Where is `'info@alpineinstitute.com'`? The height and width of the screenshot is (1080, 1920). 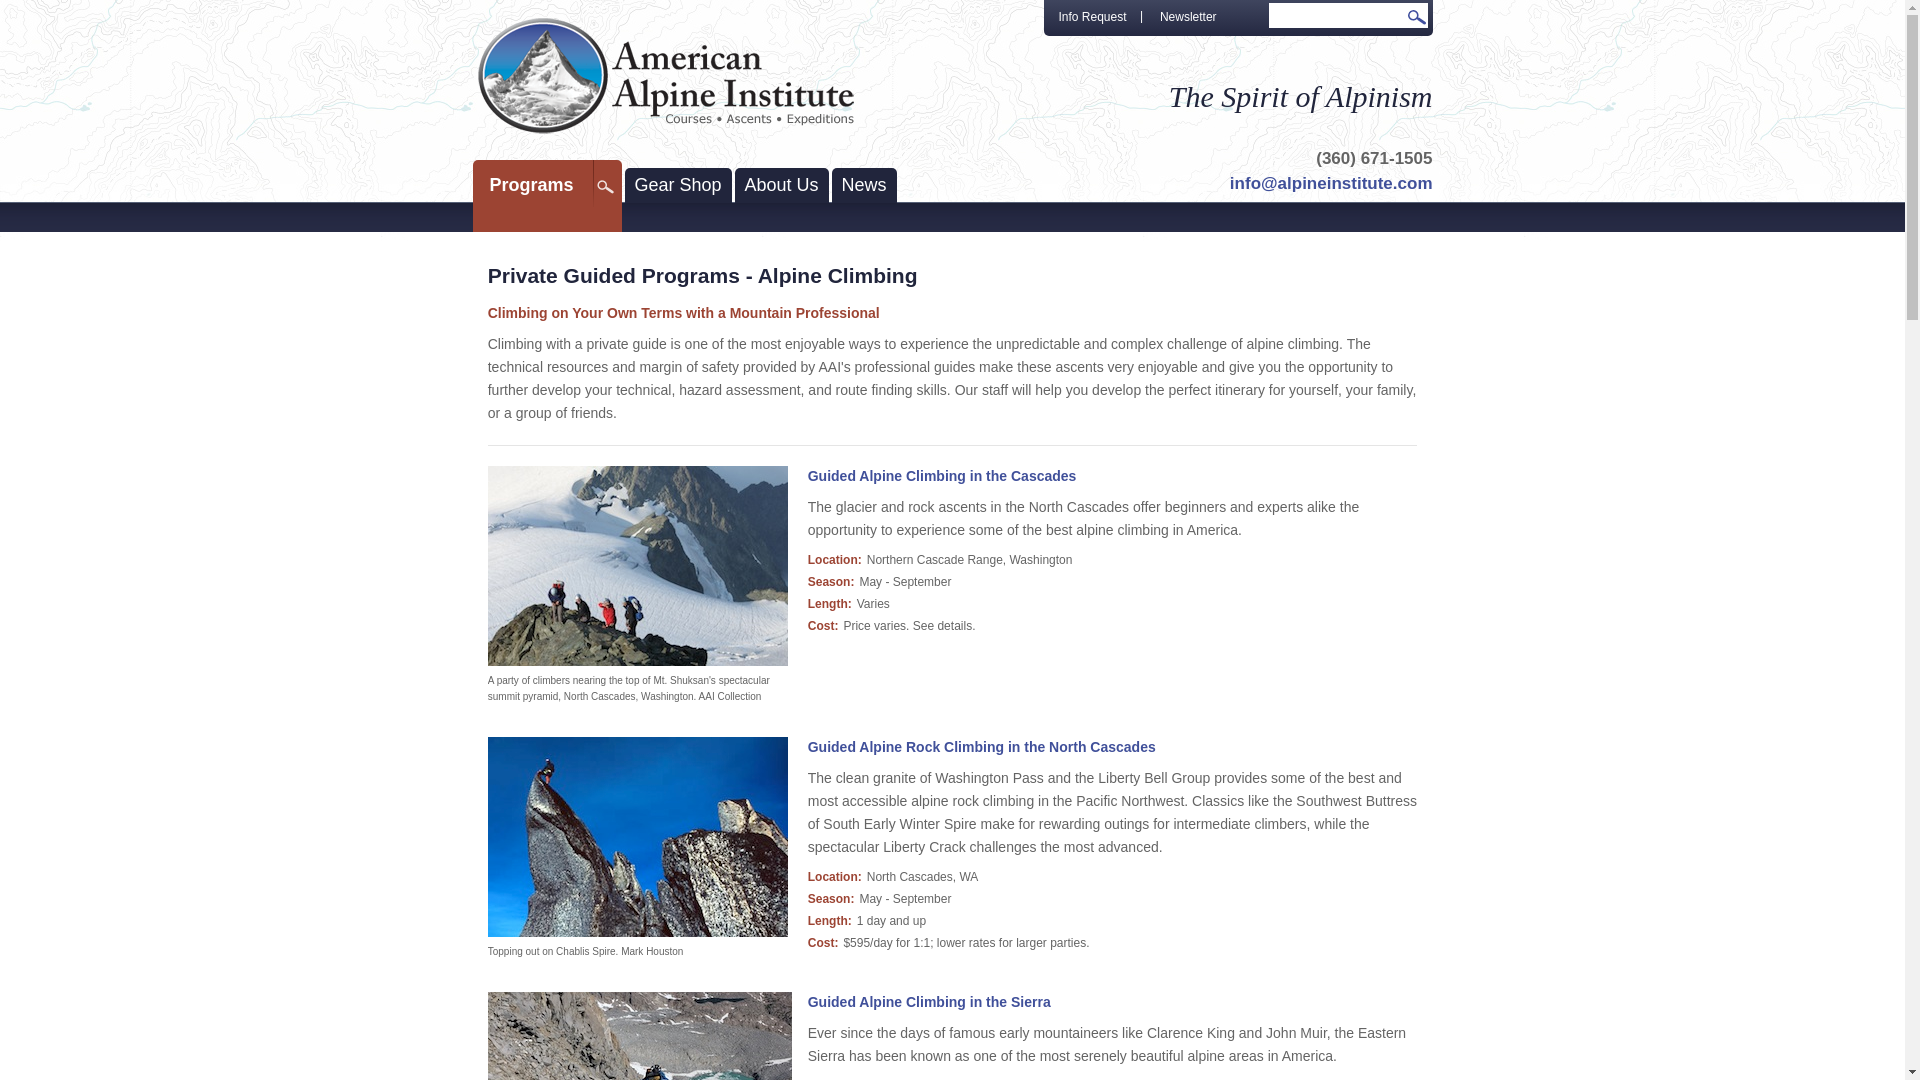 'info@alpineinstitute.com' is located at coordinates (1331, 183).